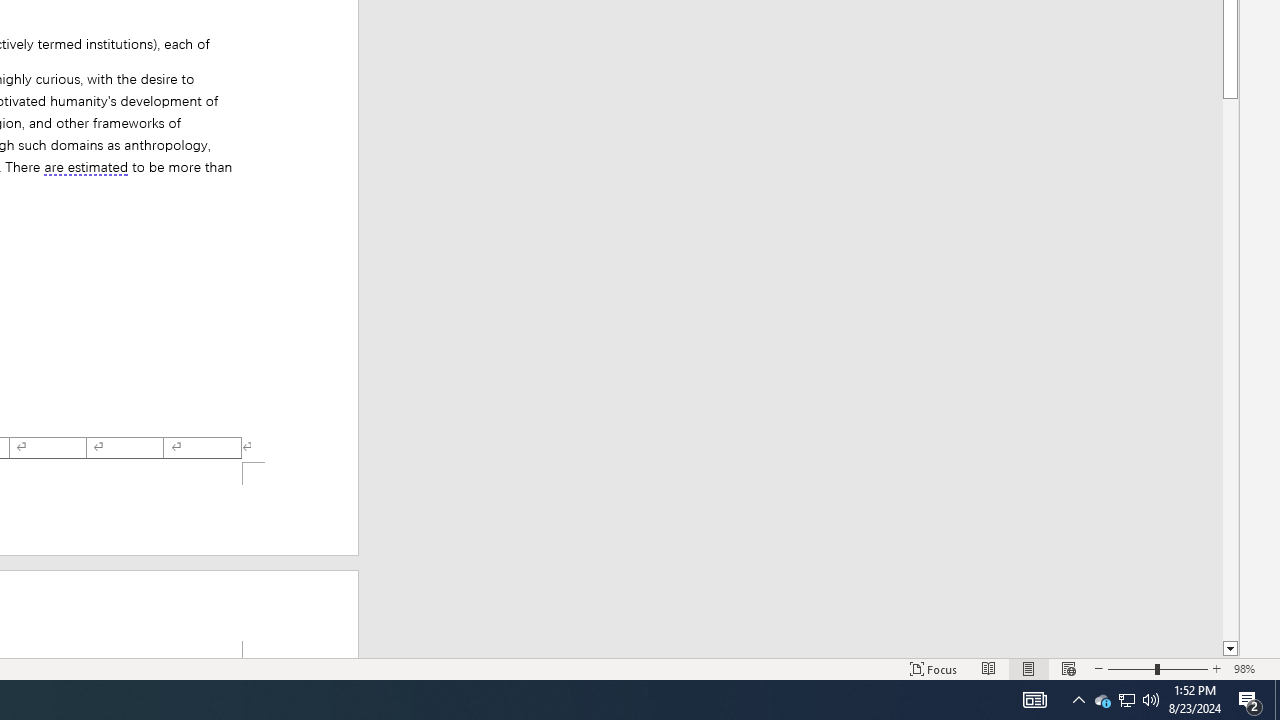 Image resolution: width=1280 pixels, height=720 pixels. Describe the element at coordinates (1158, 669) in the screenshot. I see `'Zoom'` at that location.